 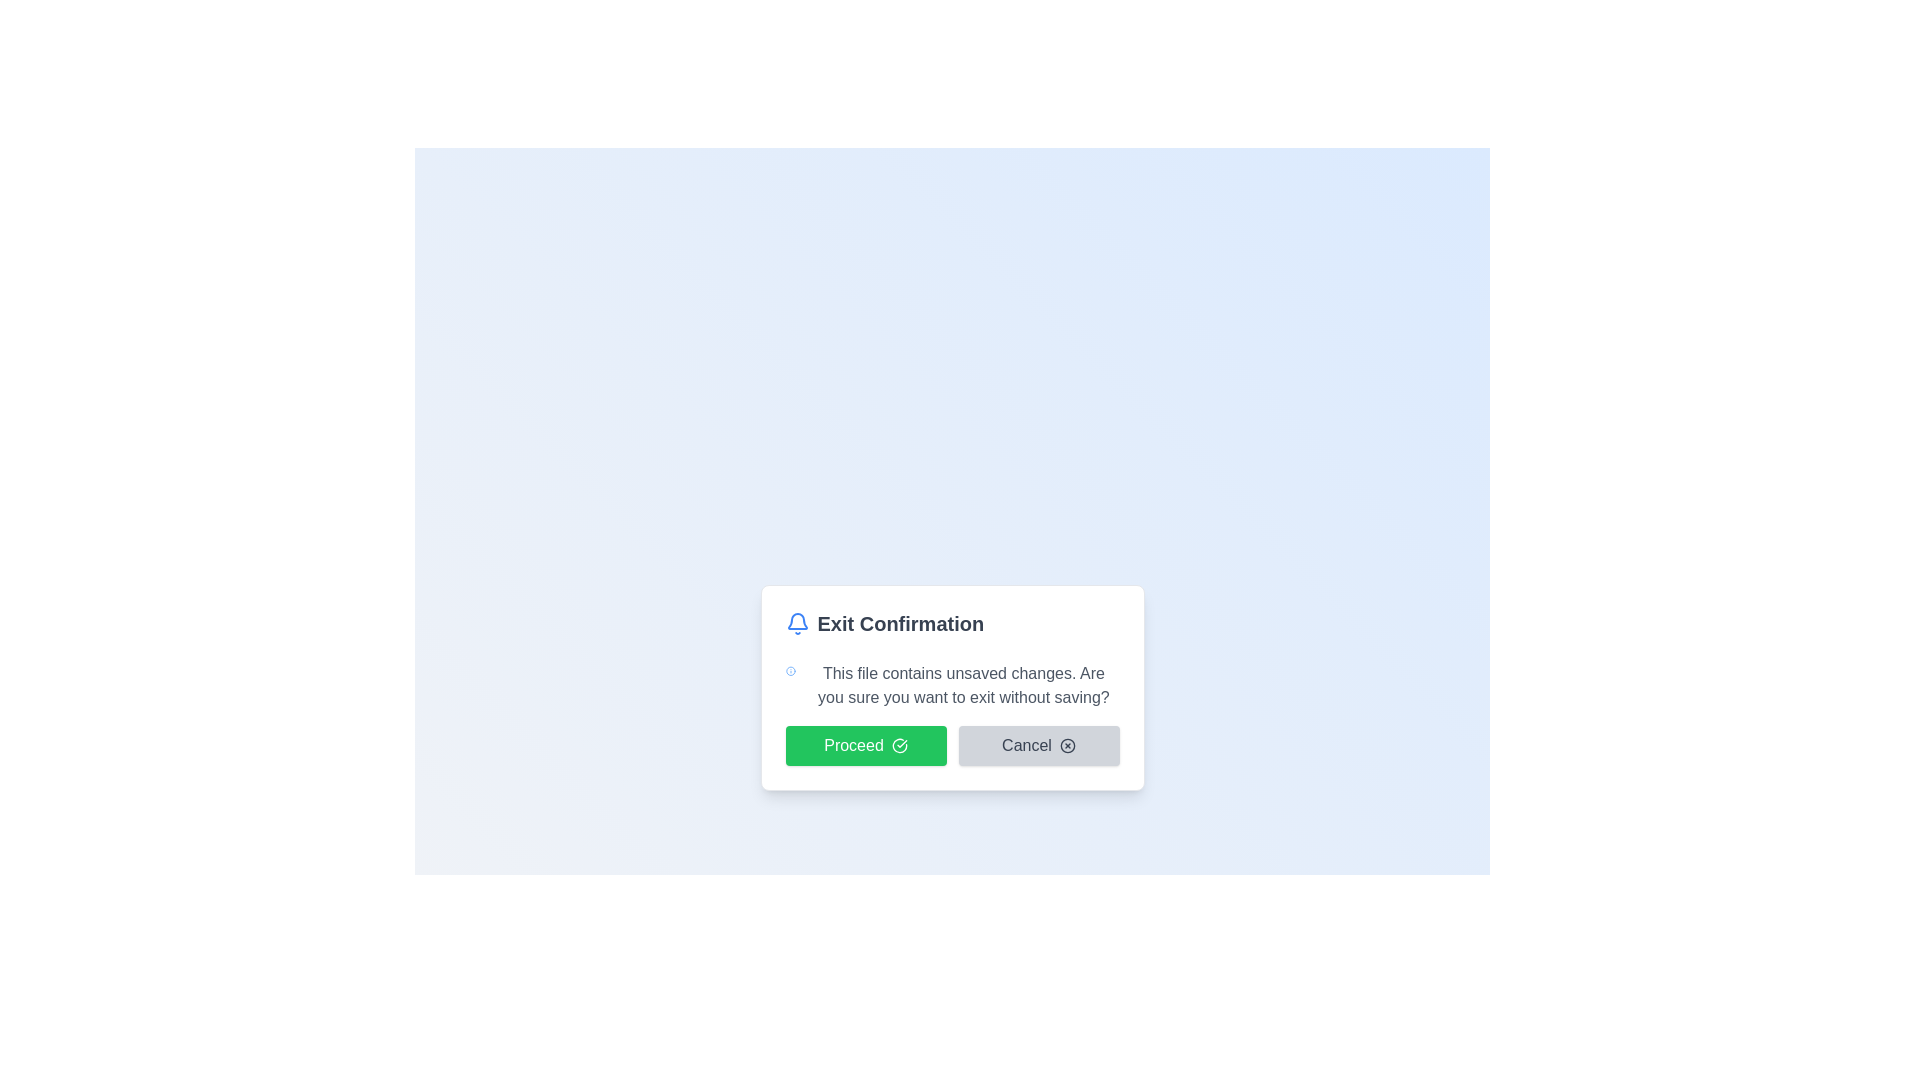 What do you see at coordinates (899, 623) in the screenshot?
I see `text of the bold, dark gray label that says 'Exit Confirmation', which is centrally positioned within the dialog box at the top part` at bounding box center [899, 623].